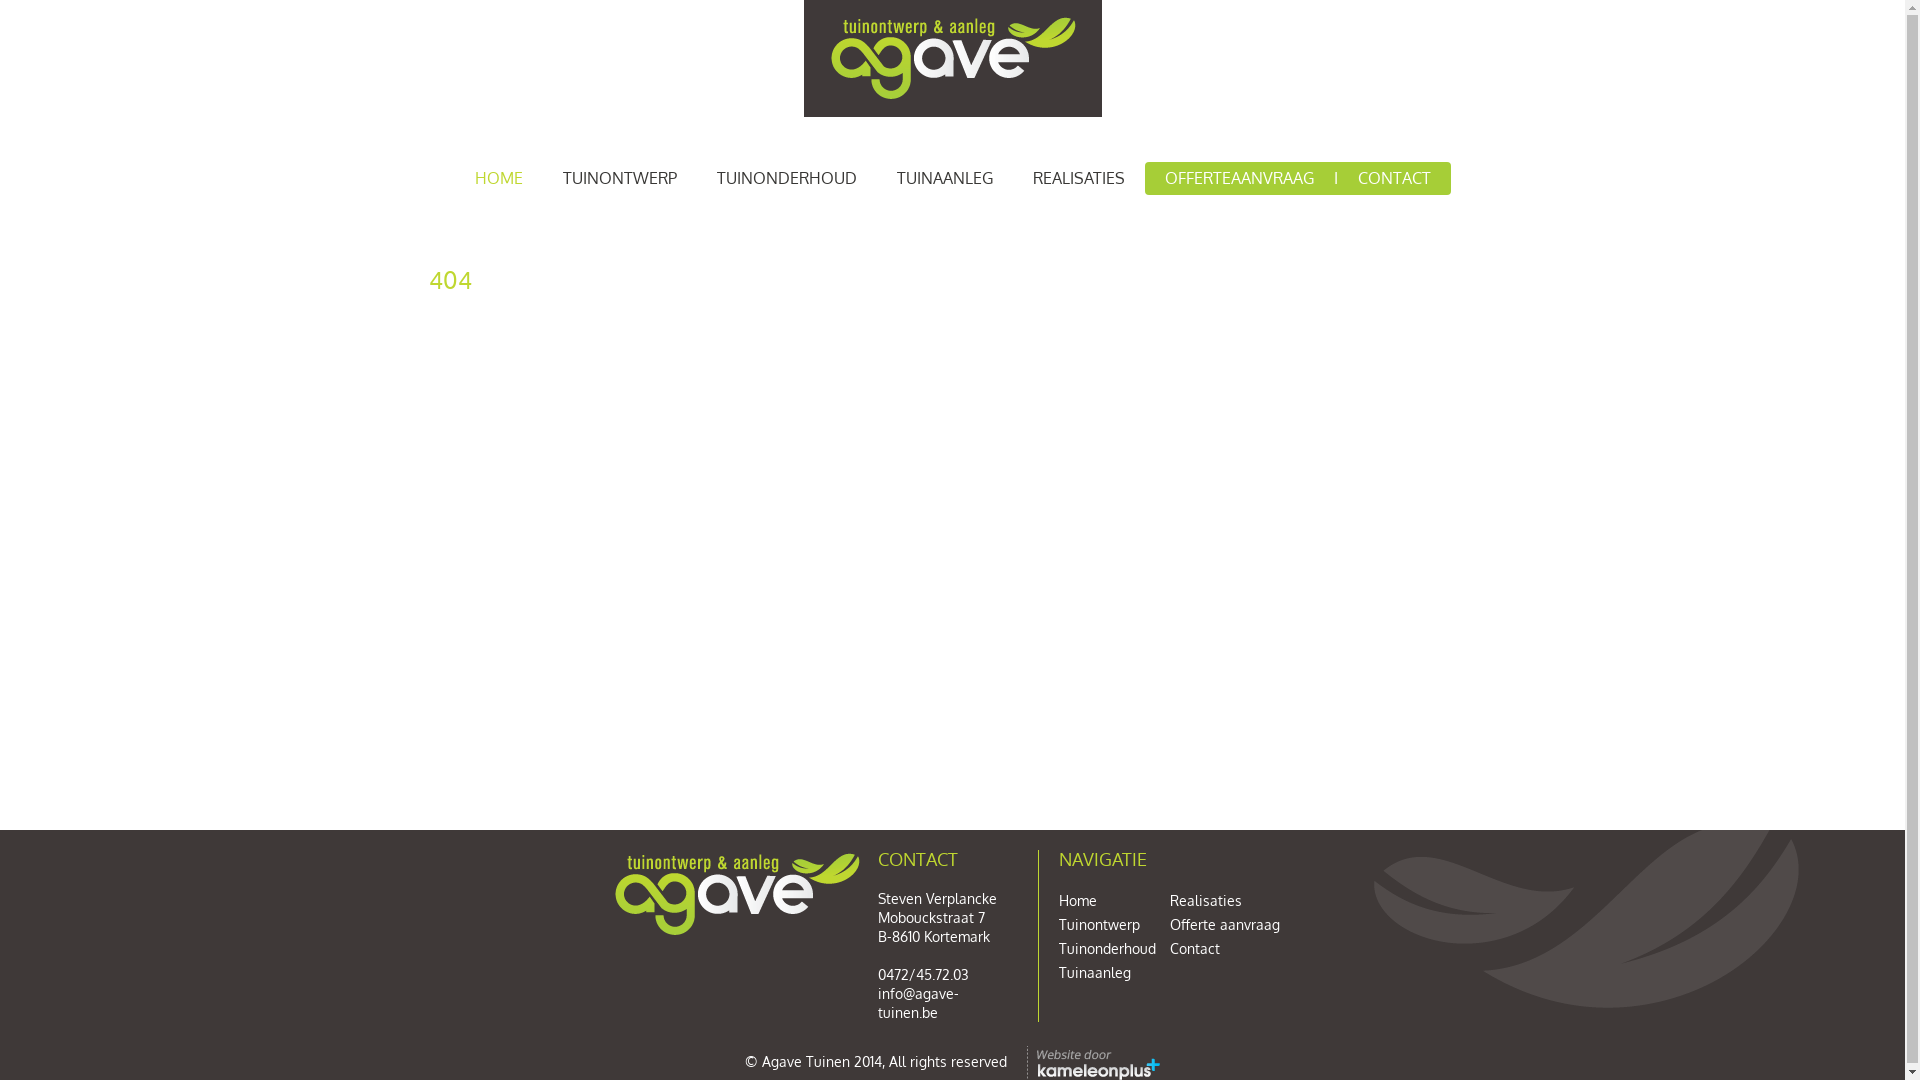 The width and height of the screenshot is (1920, 1080). What do you see at coordinates (1195, 947) in the screenshot?
I see `'Contact'` at bounding box center [1195, 947].